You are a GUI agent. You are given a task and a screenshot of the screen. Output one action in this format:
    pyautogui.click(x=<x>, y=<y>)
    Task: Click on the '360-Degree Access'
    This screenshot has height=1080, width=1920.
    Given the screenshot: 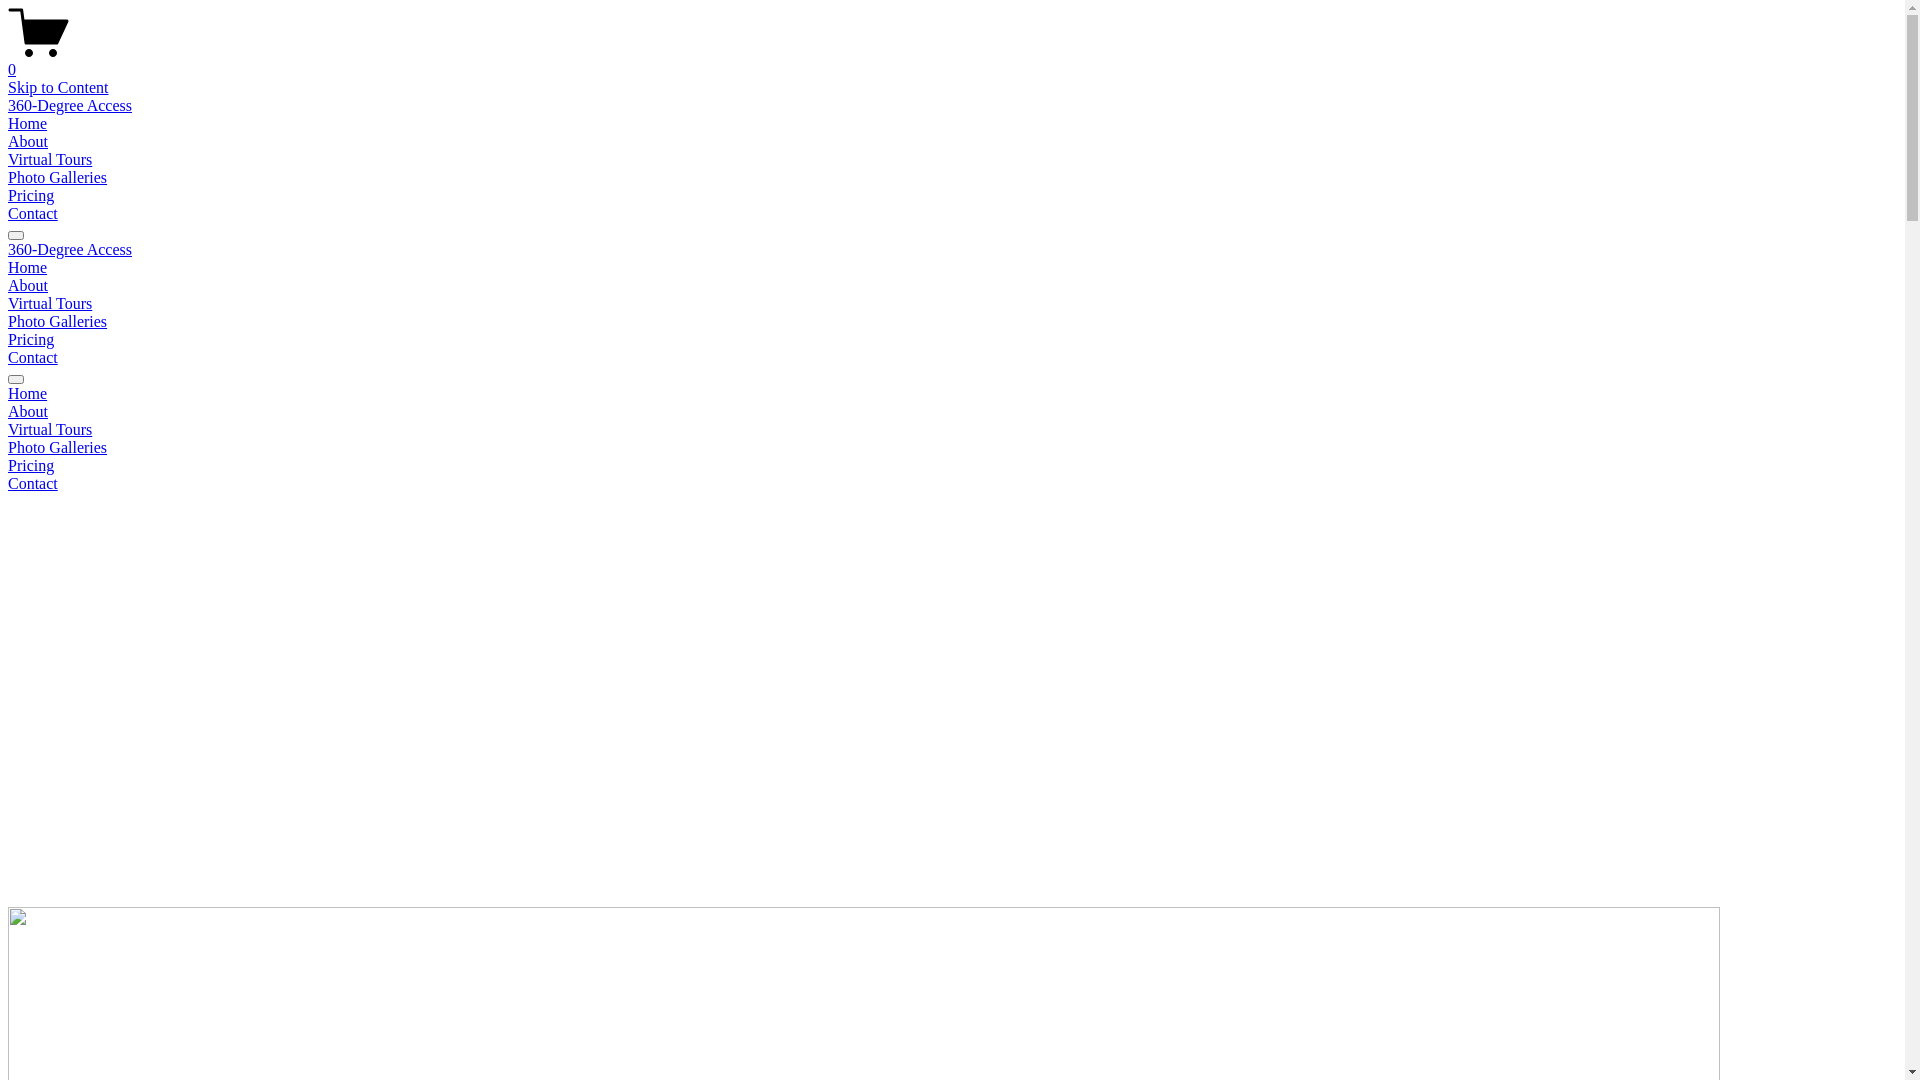 What is the action you would take?
    pyautogui.click(x=70, y=248)
    